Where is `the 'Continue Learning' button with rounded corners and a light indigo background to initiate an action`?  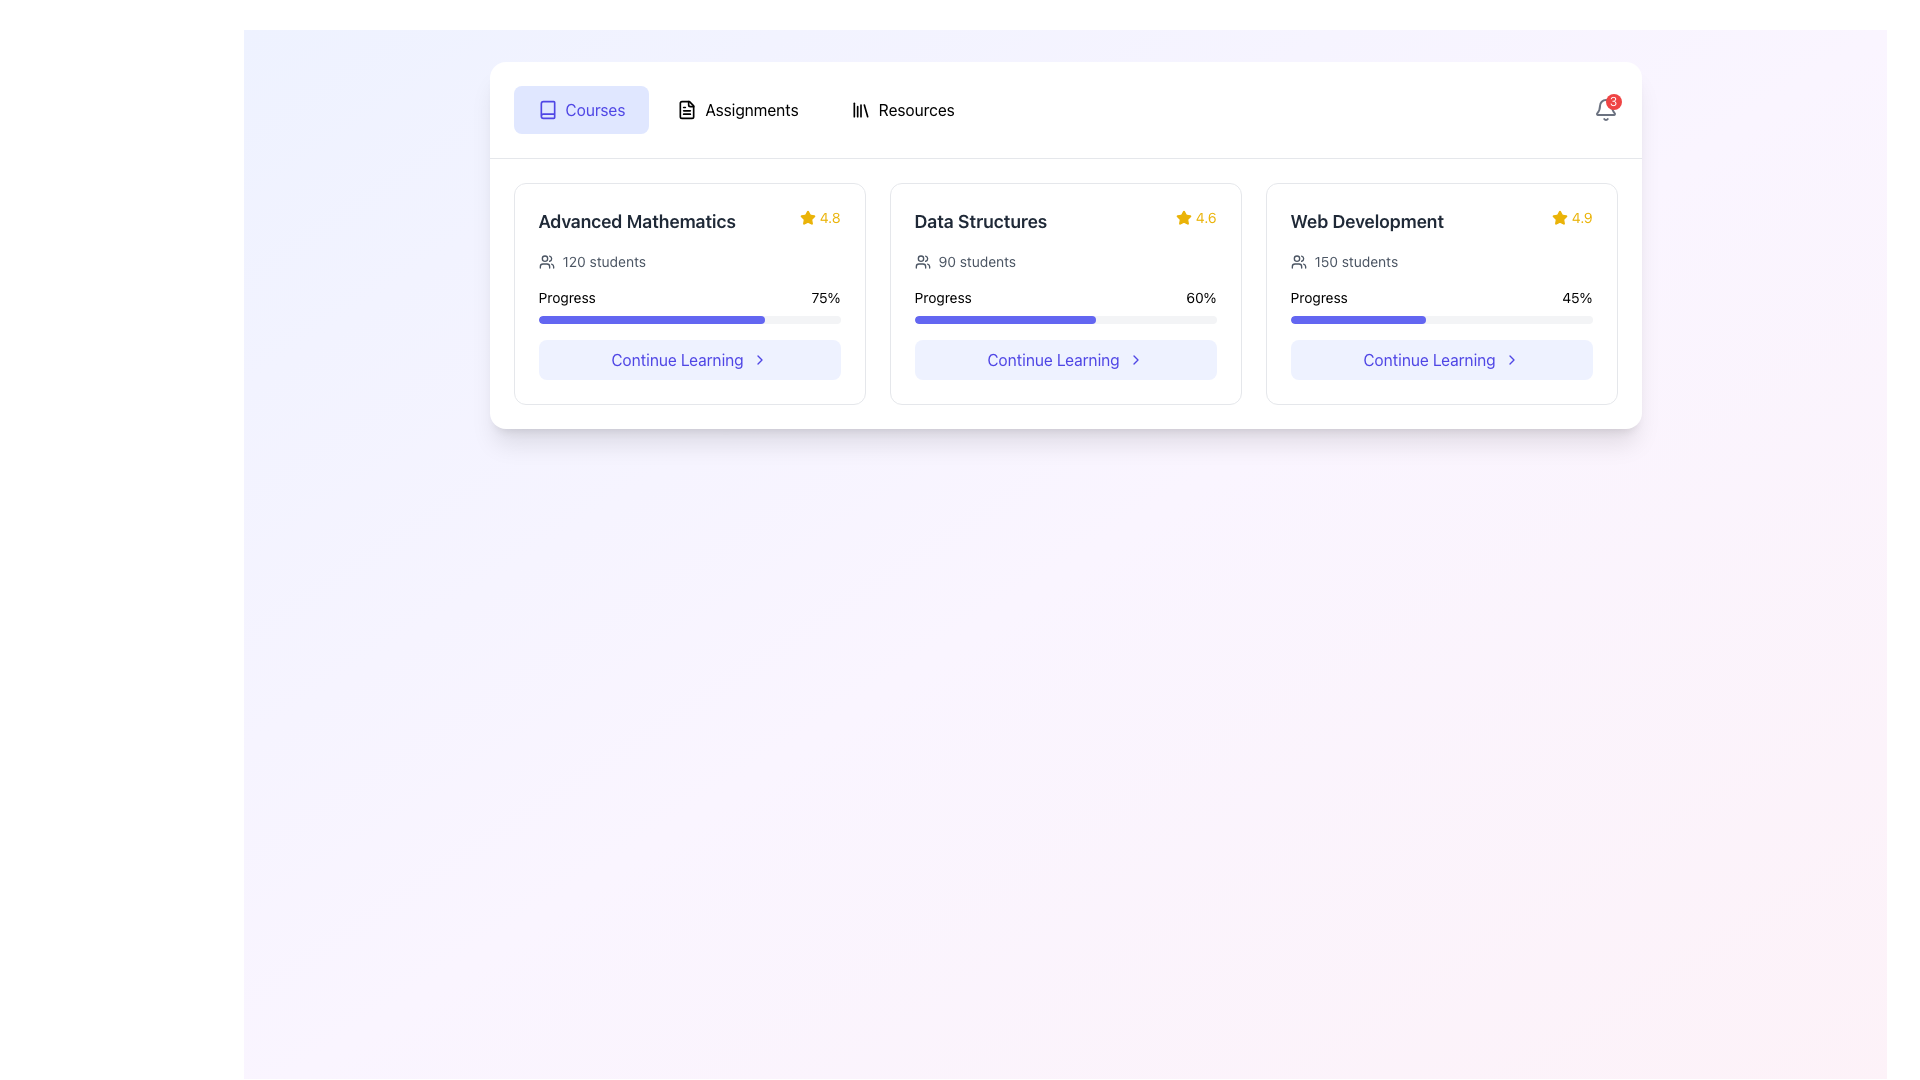 the 'Continue Learning' button with rounded corners and a light indigo background to initiate an action is located at coordinates (1441, 358).